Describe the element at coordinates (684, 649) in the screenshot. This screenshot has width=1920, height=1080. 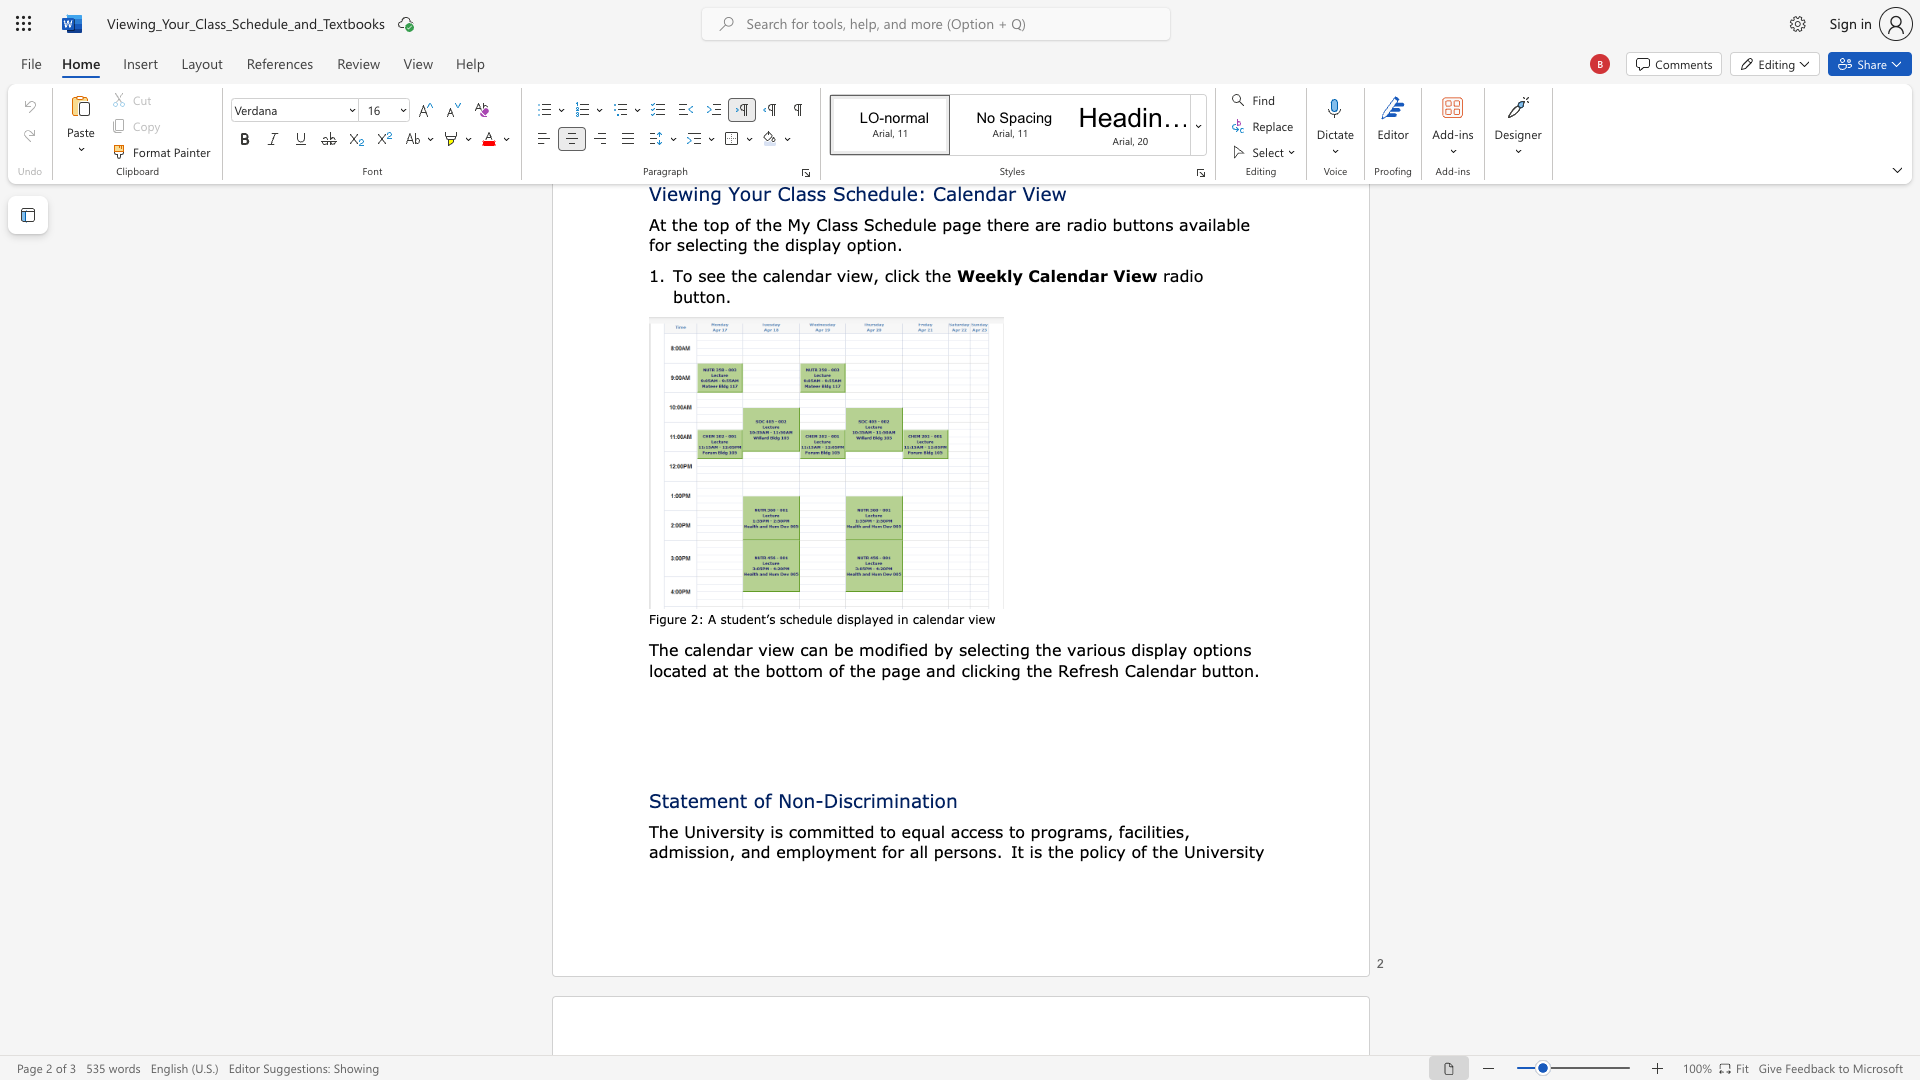
I see `the subset text "calendar view can b" within the text "The calendar view can be"` at that location.